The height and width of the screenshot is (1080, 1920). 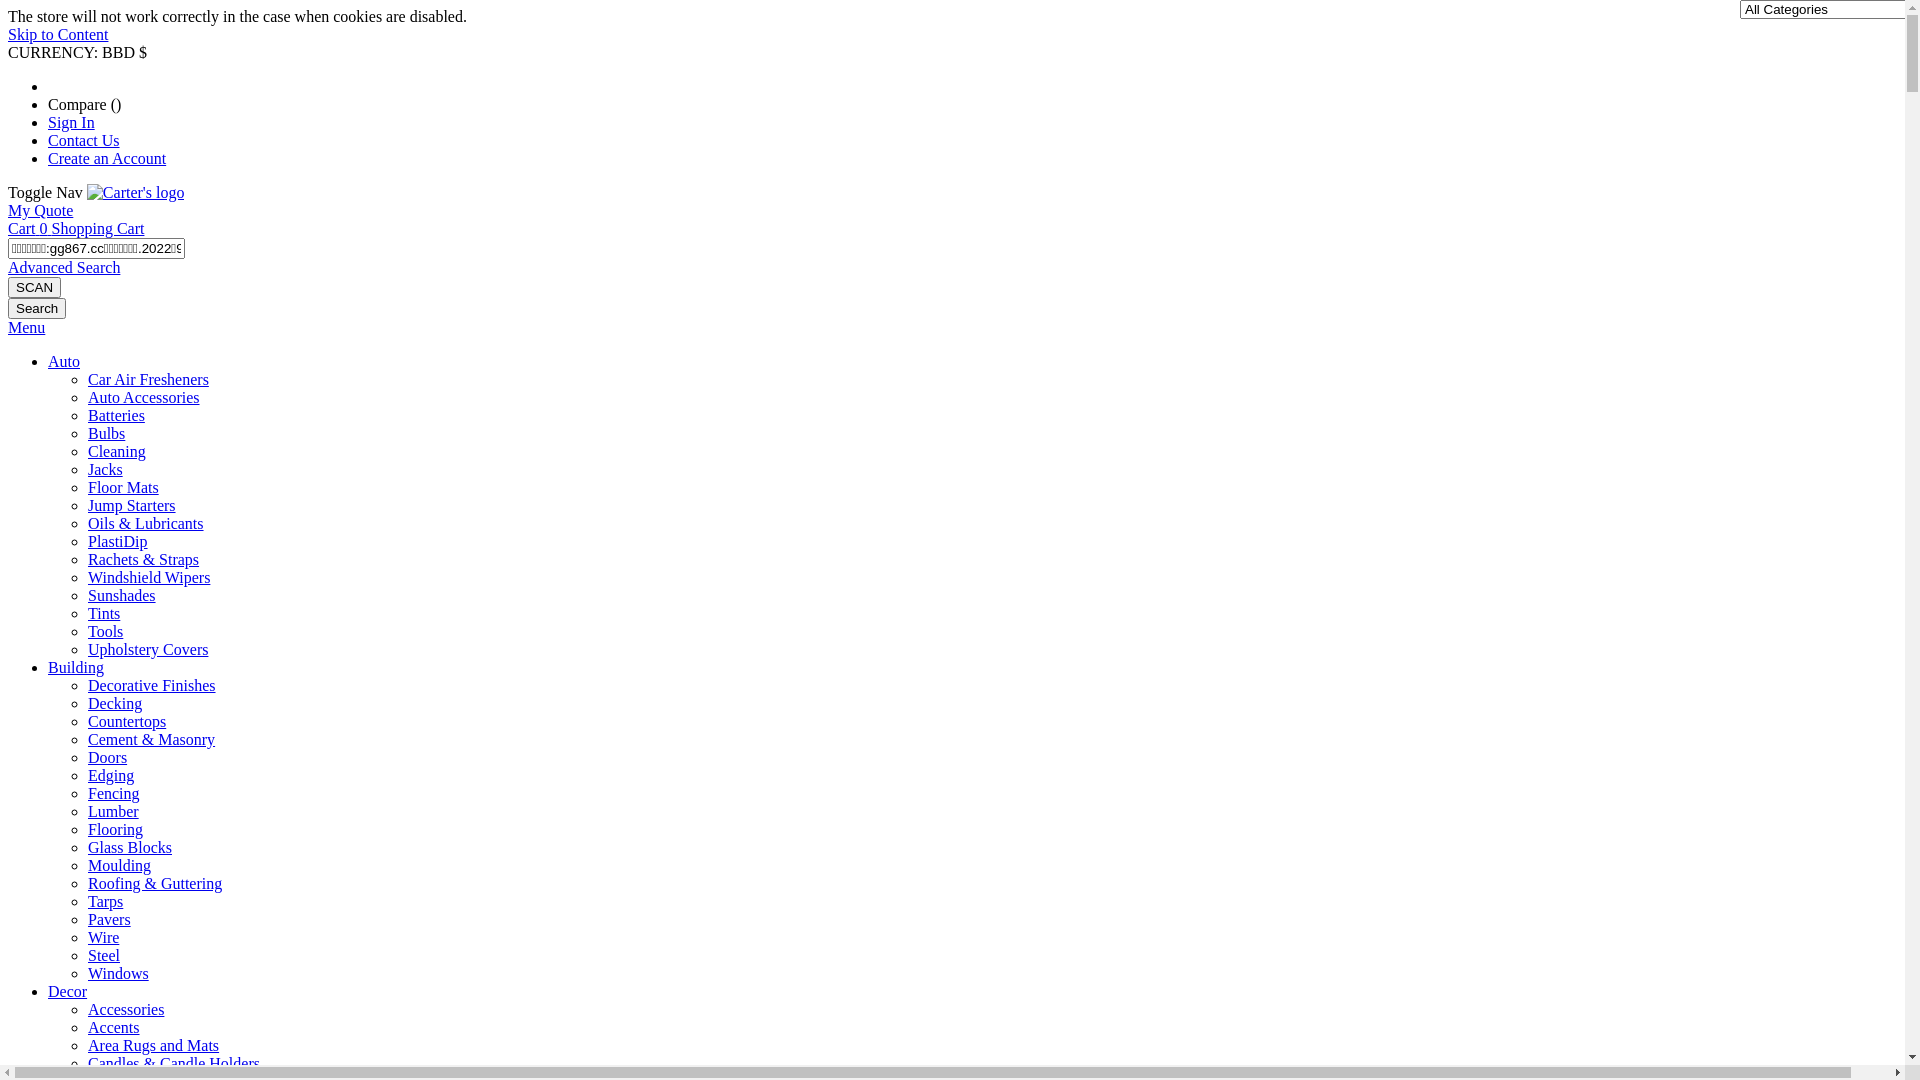 What do you see at coordinates (86, 522) in the screenshot?
I see `'Oils & Lubricants'` at bounding box center [86, 522].